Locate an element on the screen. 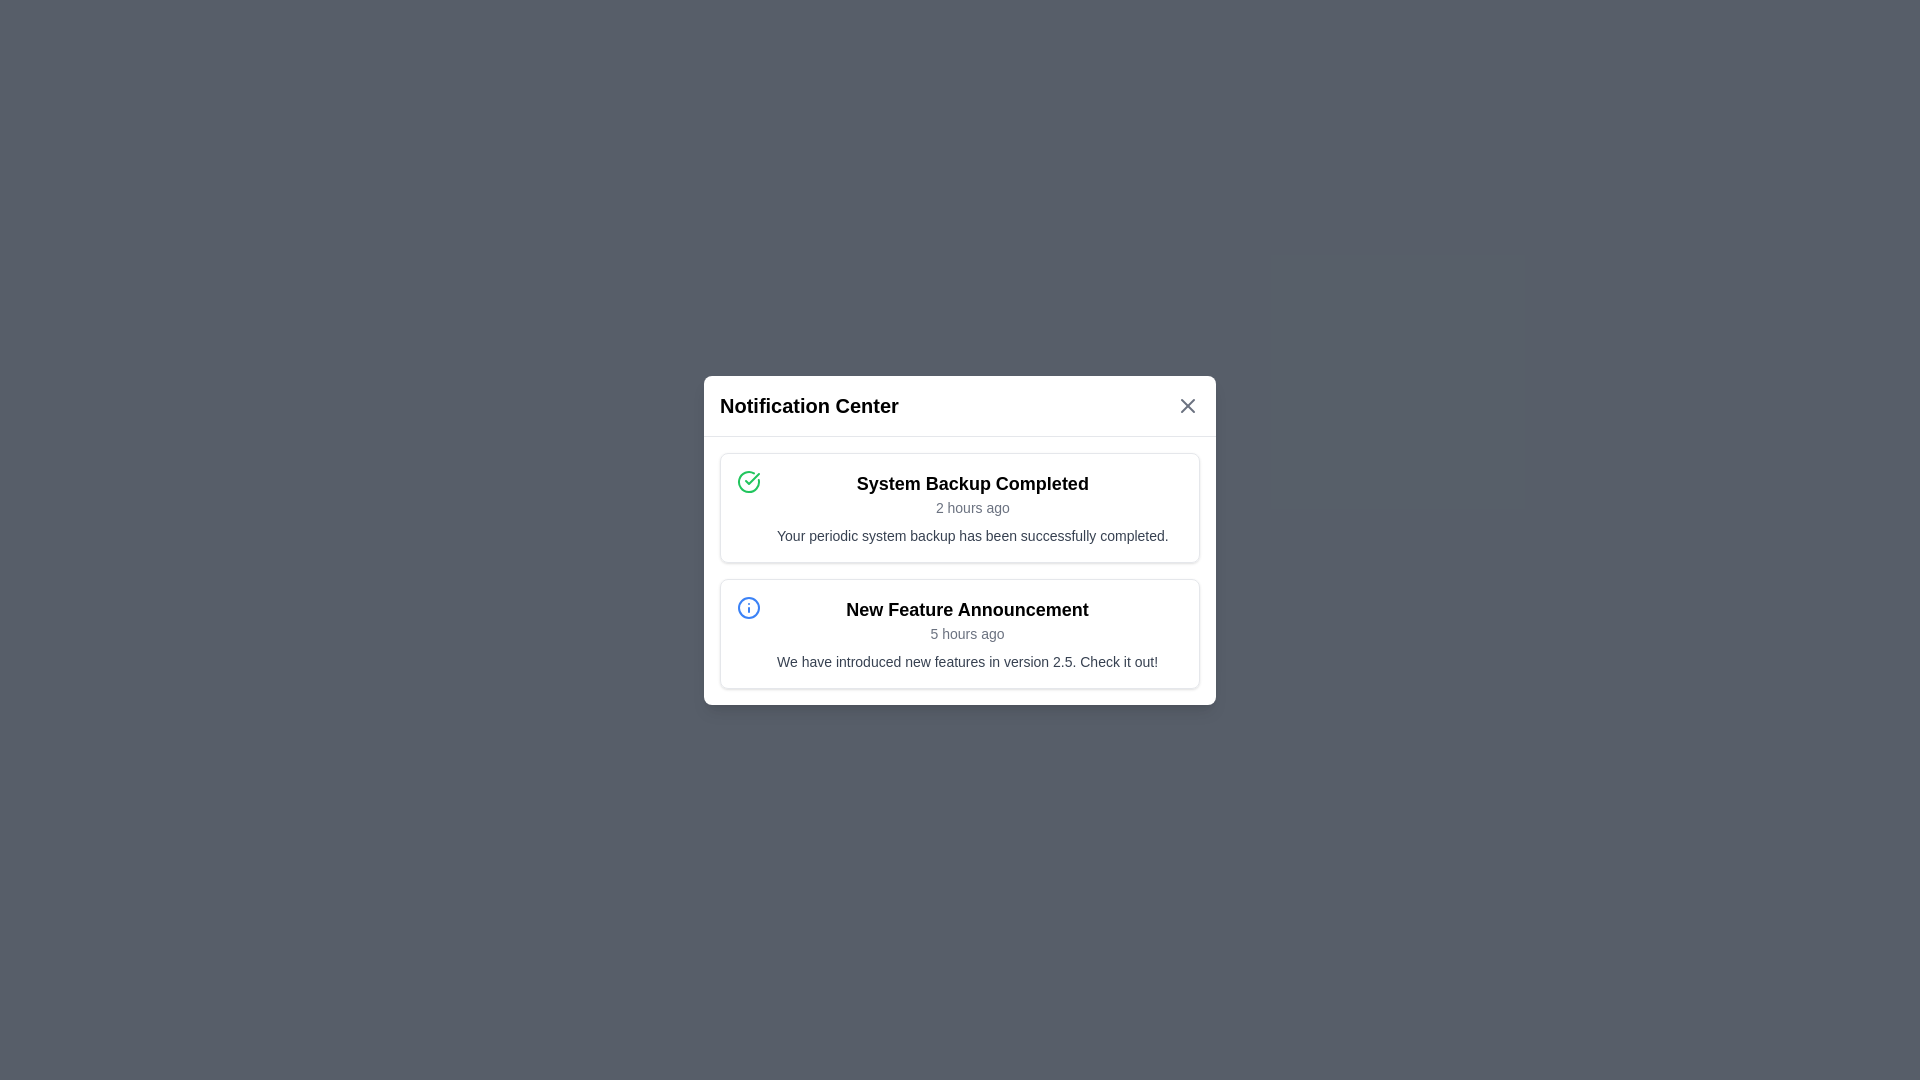 The image size is (1920, 1080). the small 'X' button in the top-right corner of the notification panel is located at coordinates (1188, 405).